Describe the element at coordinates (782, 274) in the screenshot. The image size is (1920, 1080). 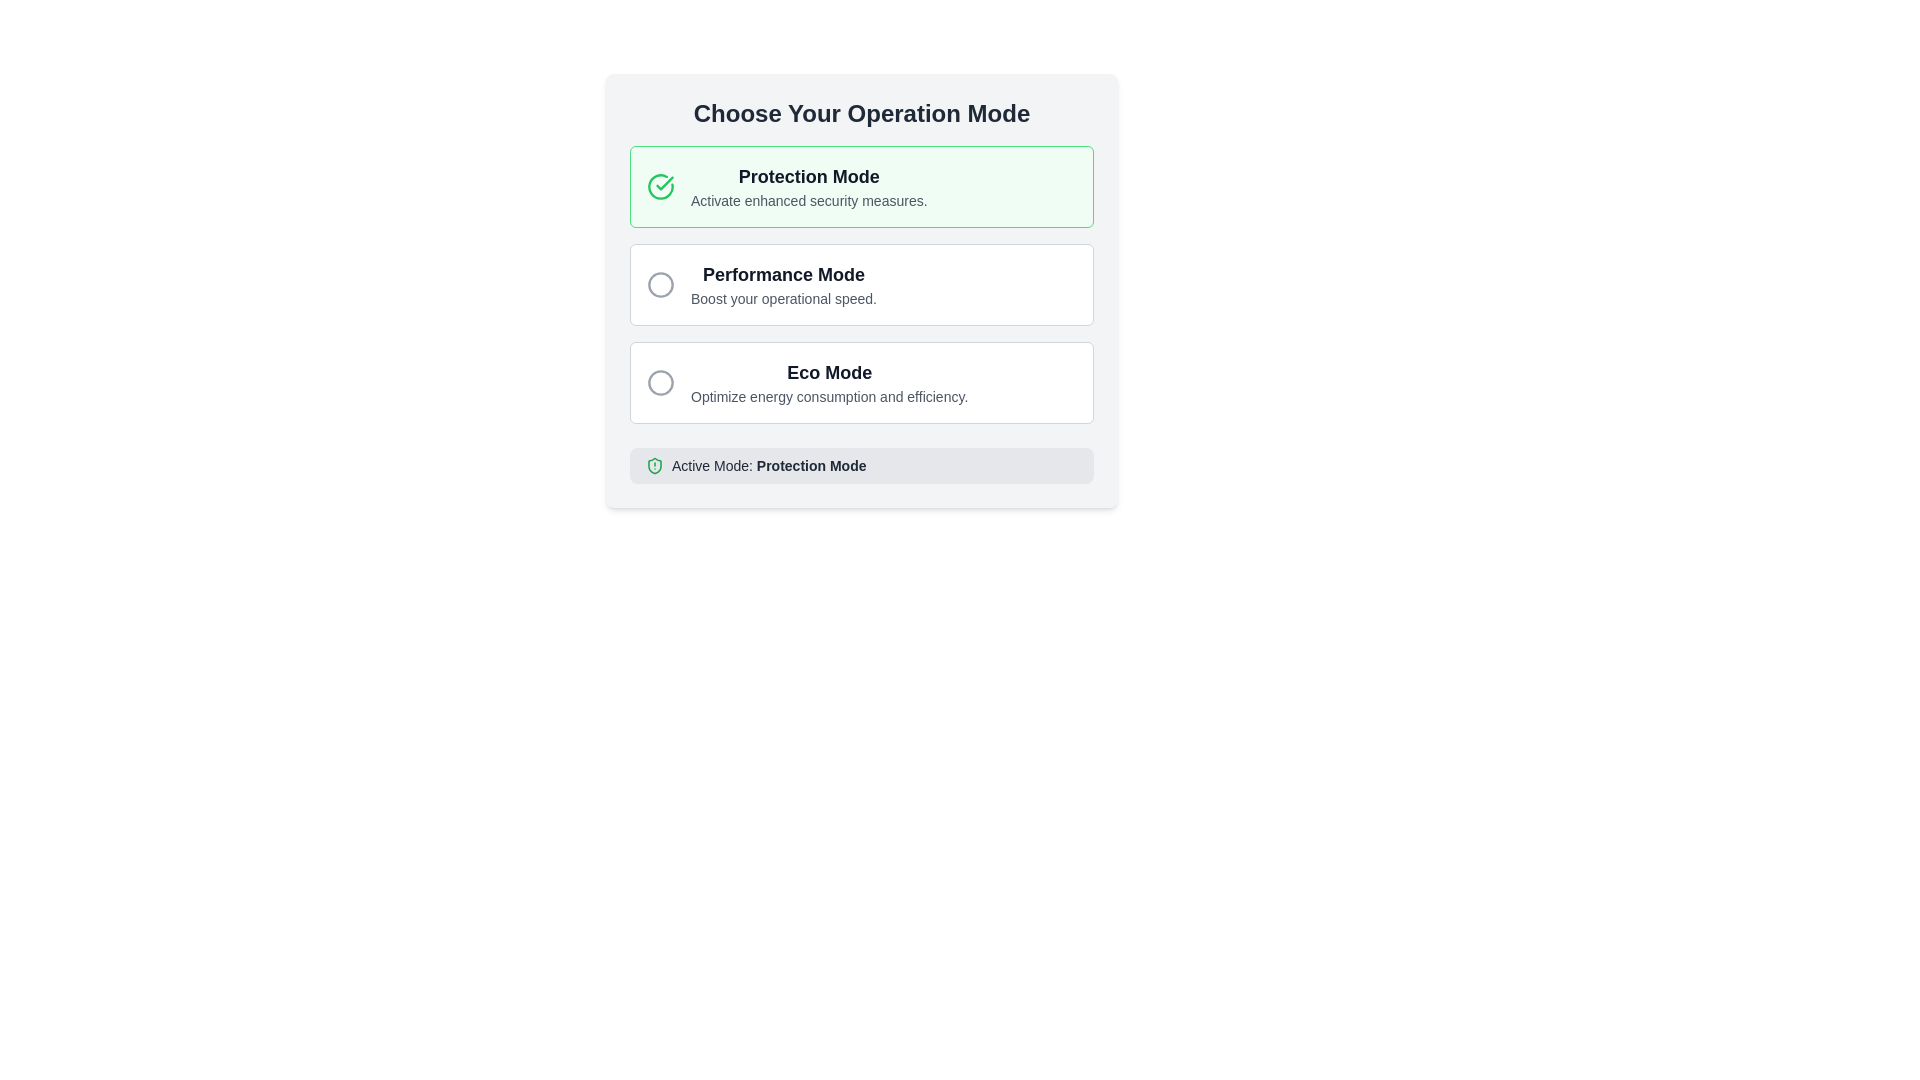
I see `the 'Performance Mode' title element in the list of operation modes, which is positioned between 'Protection Mode' and 'Eco Mode'` at that location.